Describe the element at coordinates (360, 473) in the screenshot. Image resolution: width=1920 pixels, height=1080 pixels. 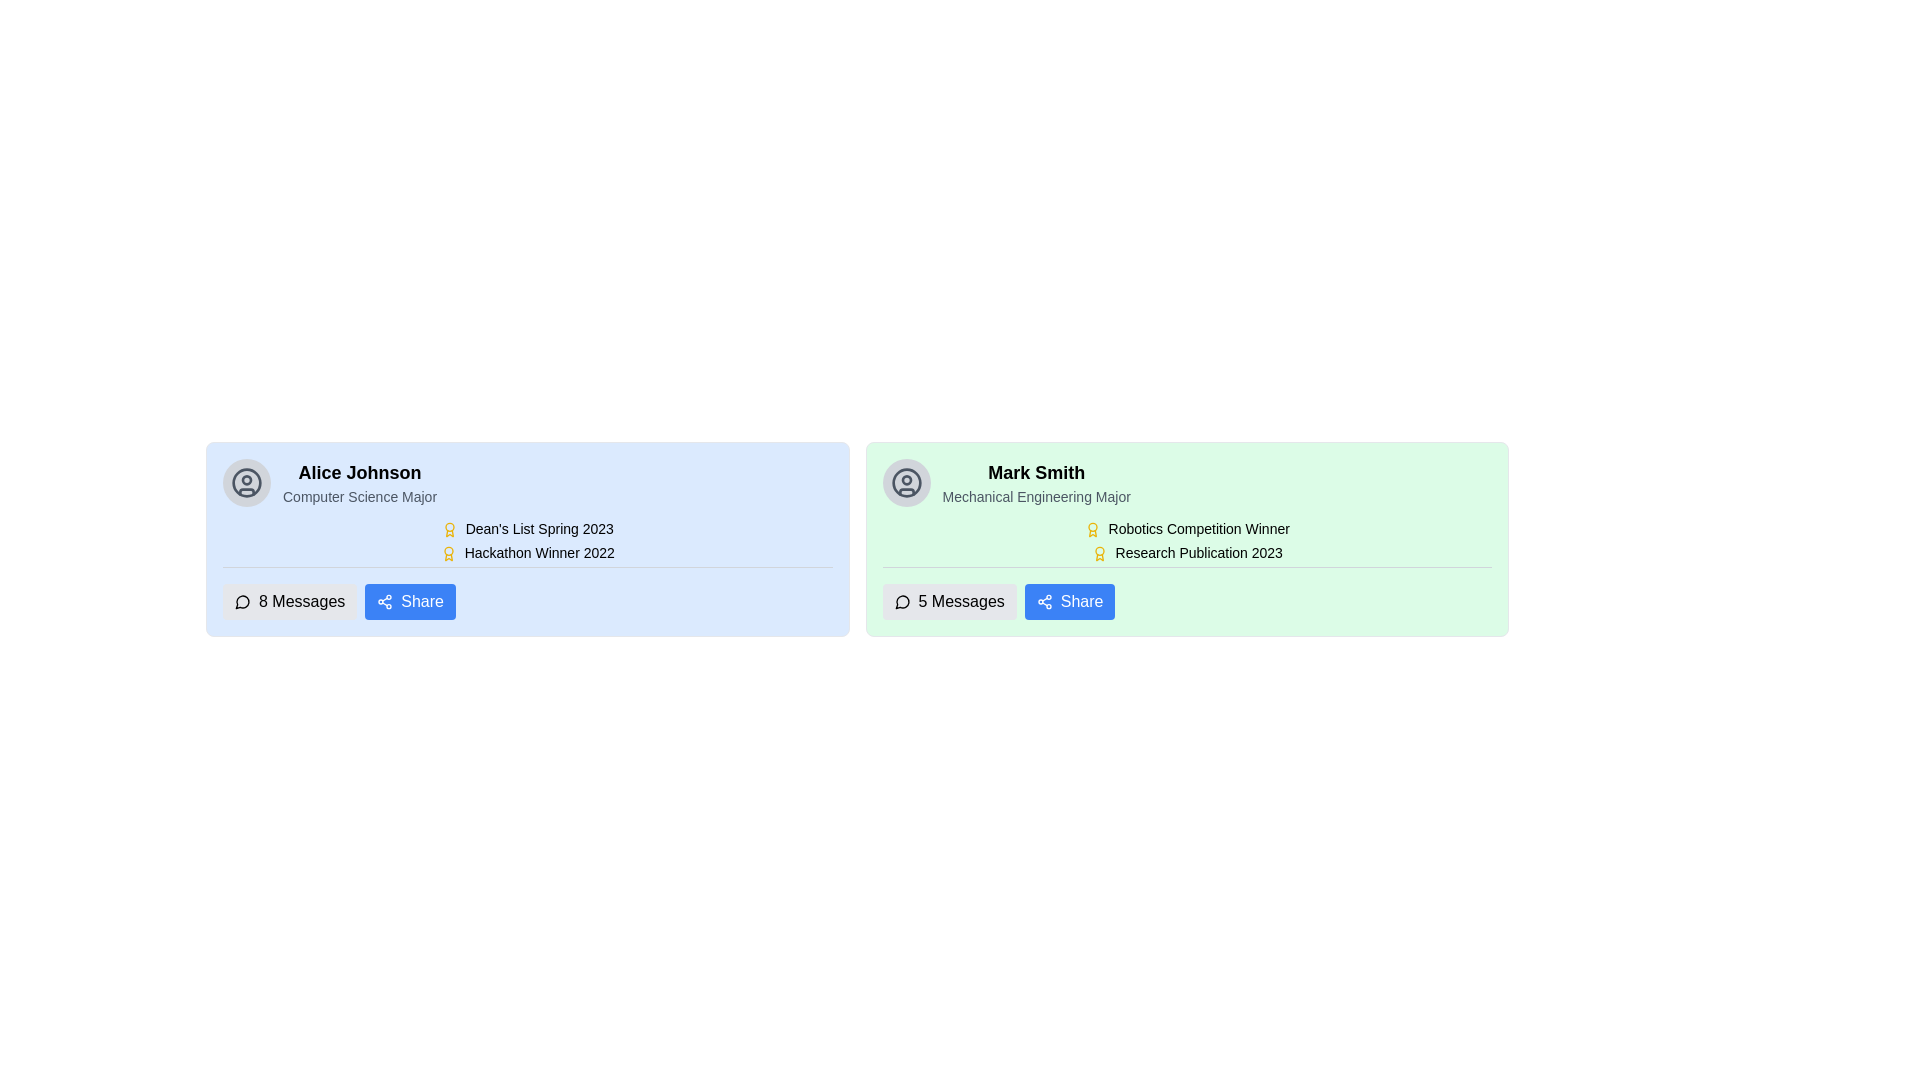
I see `the text label displaying 'Alice Johnson'` at that location.